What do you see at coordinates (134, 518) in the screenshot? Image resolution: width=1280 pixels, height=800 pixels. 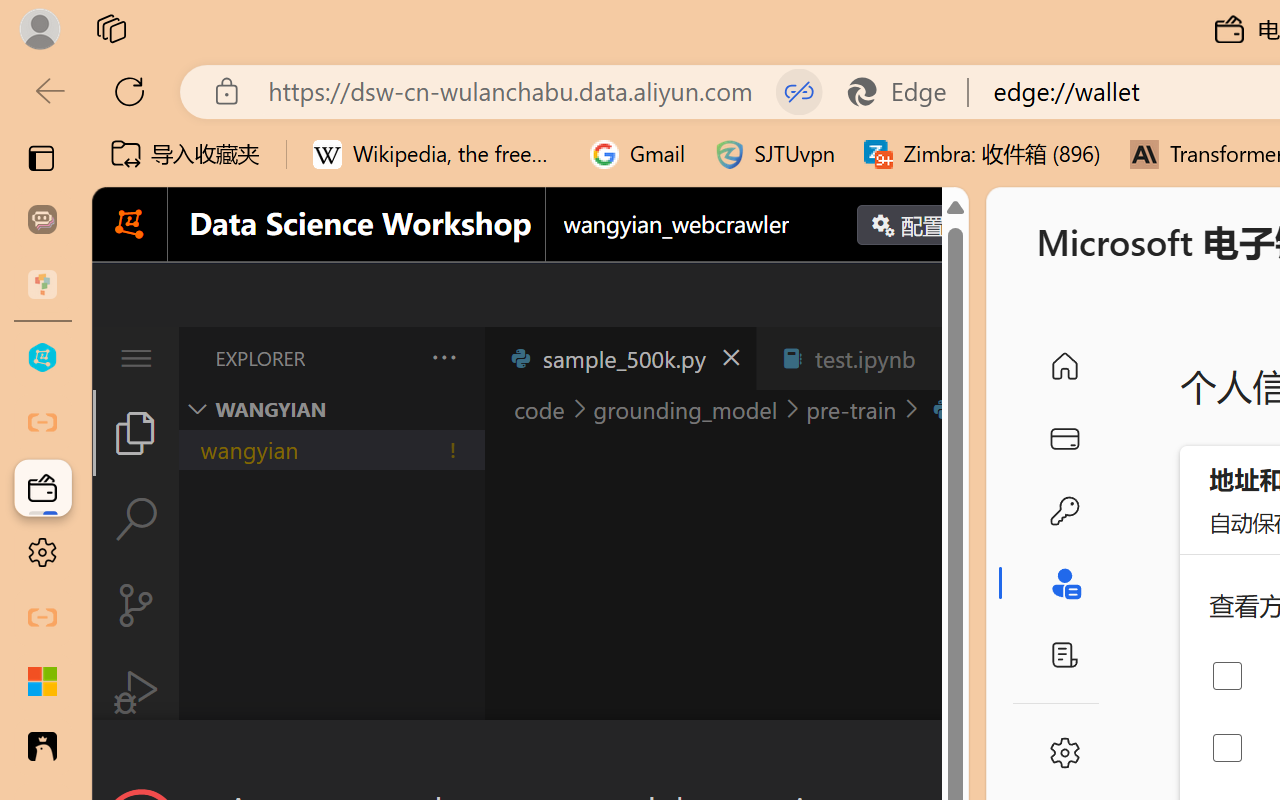 I see `'Search (Ctrl+Shift+F)'` at bounding box center [134, 518].